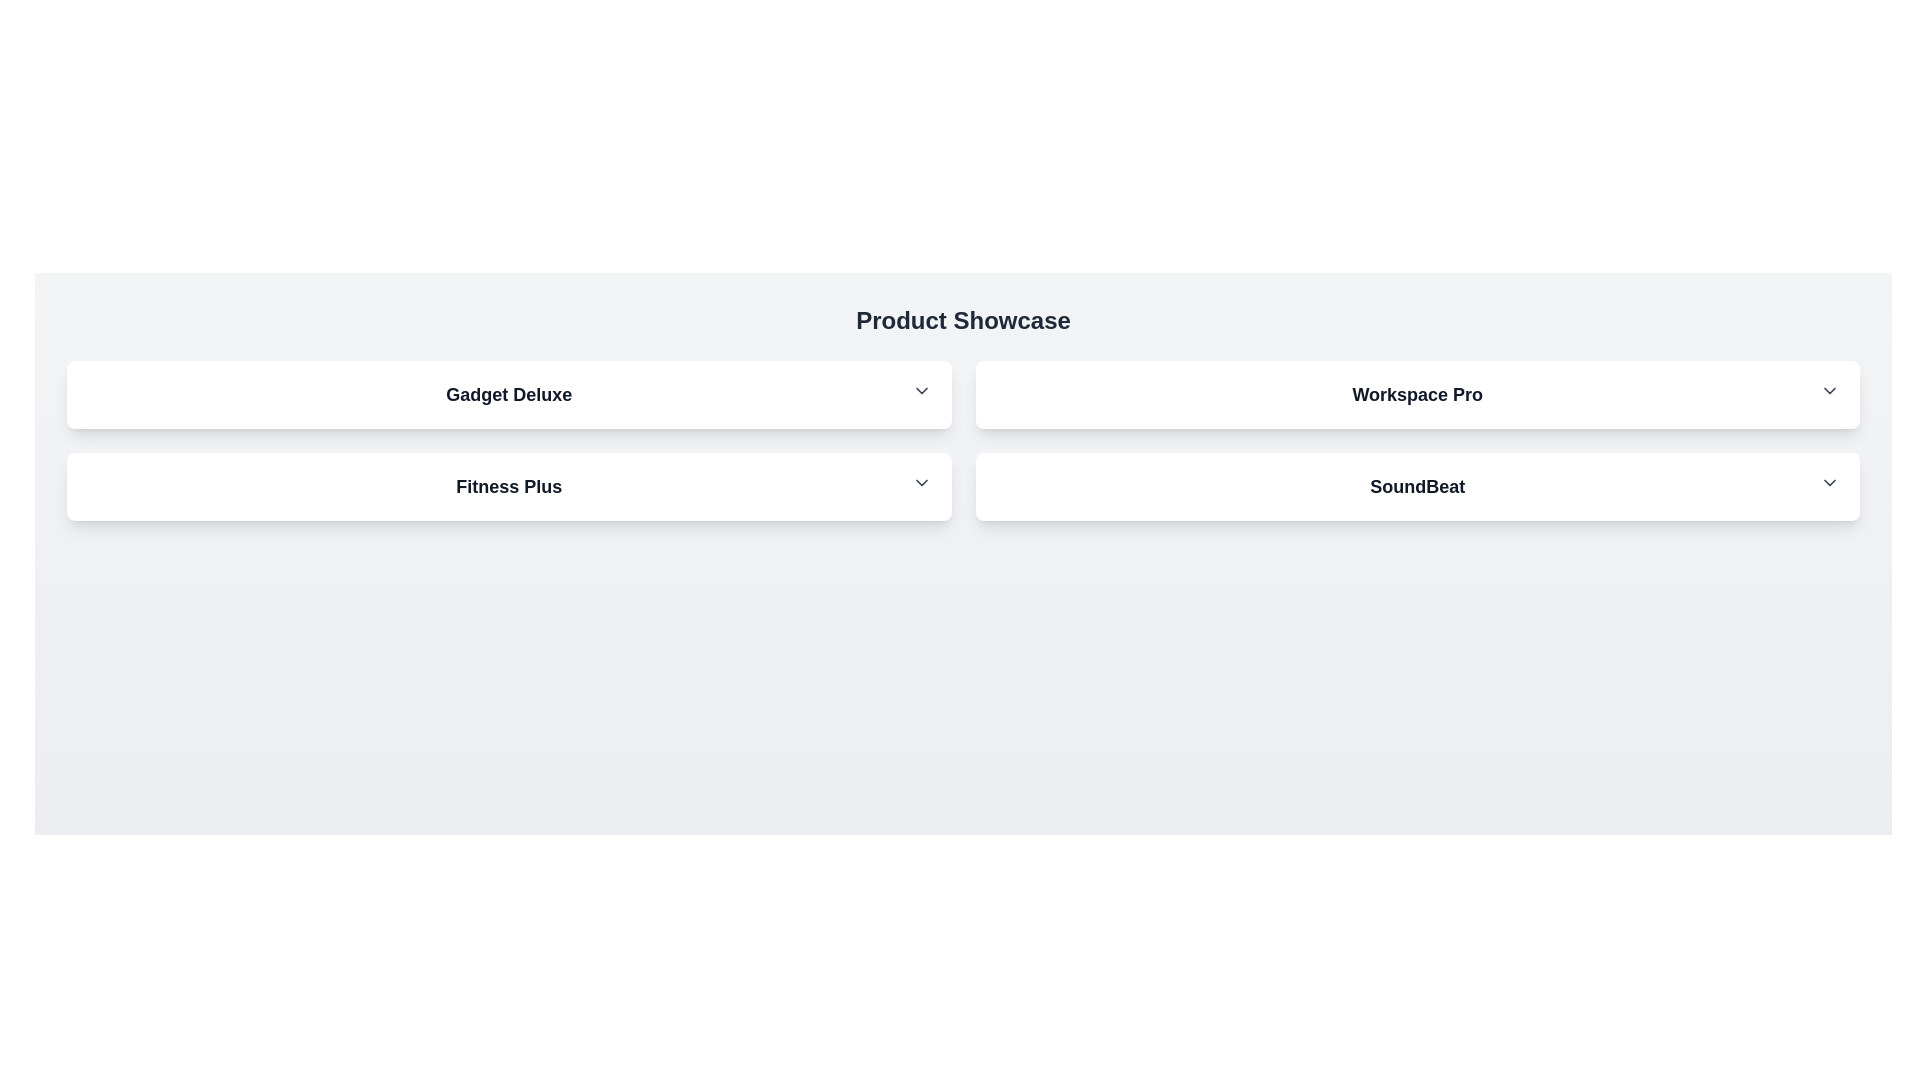 Image resolution: width=1920 pixels, height=1080 pixels. I want to click on the Dropdown toggle button located in the upper-right corner of the 'Fitness Plus' card, so click(920, 482).